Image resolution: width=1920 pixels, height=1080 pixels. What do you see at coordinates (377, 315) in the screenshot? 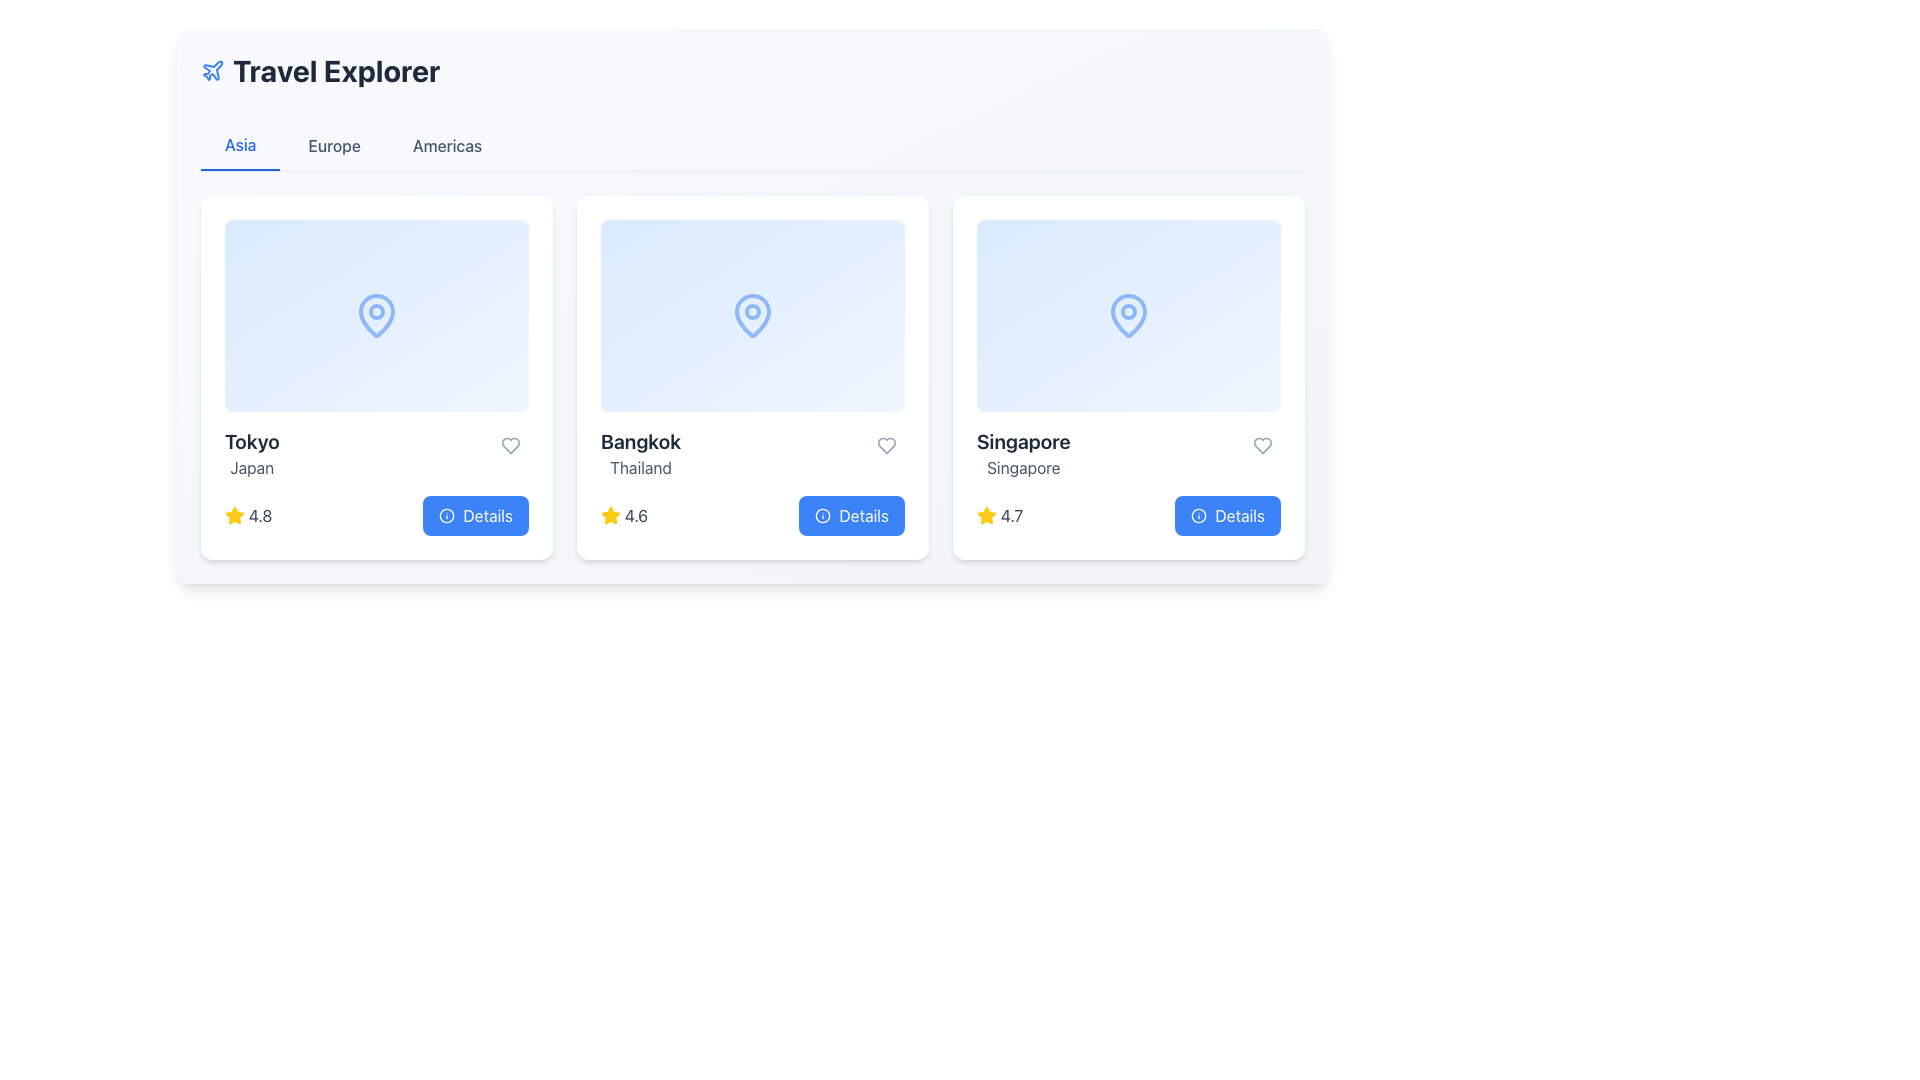
I see `the map pin icon representing the geographic location of 'Tokyo'` at bounding box center [377, 315].